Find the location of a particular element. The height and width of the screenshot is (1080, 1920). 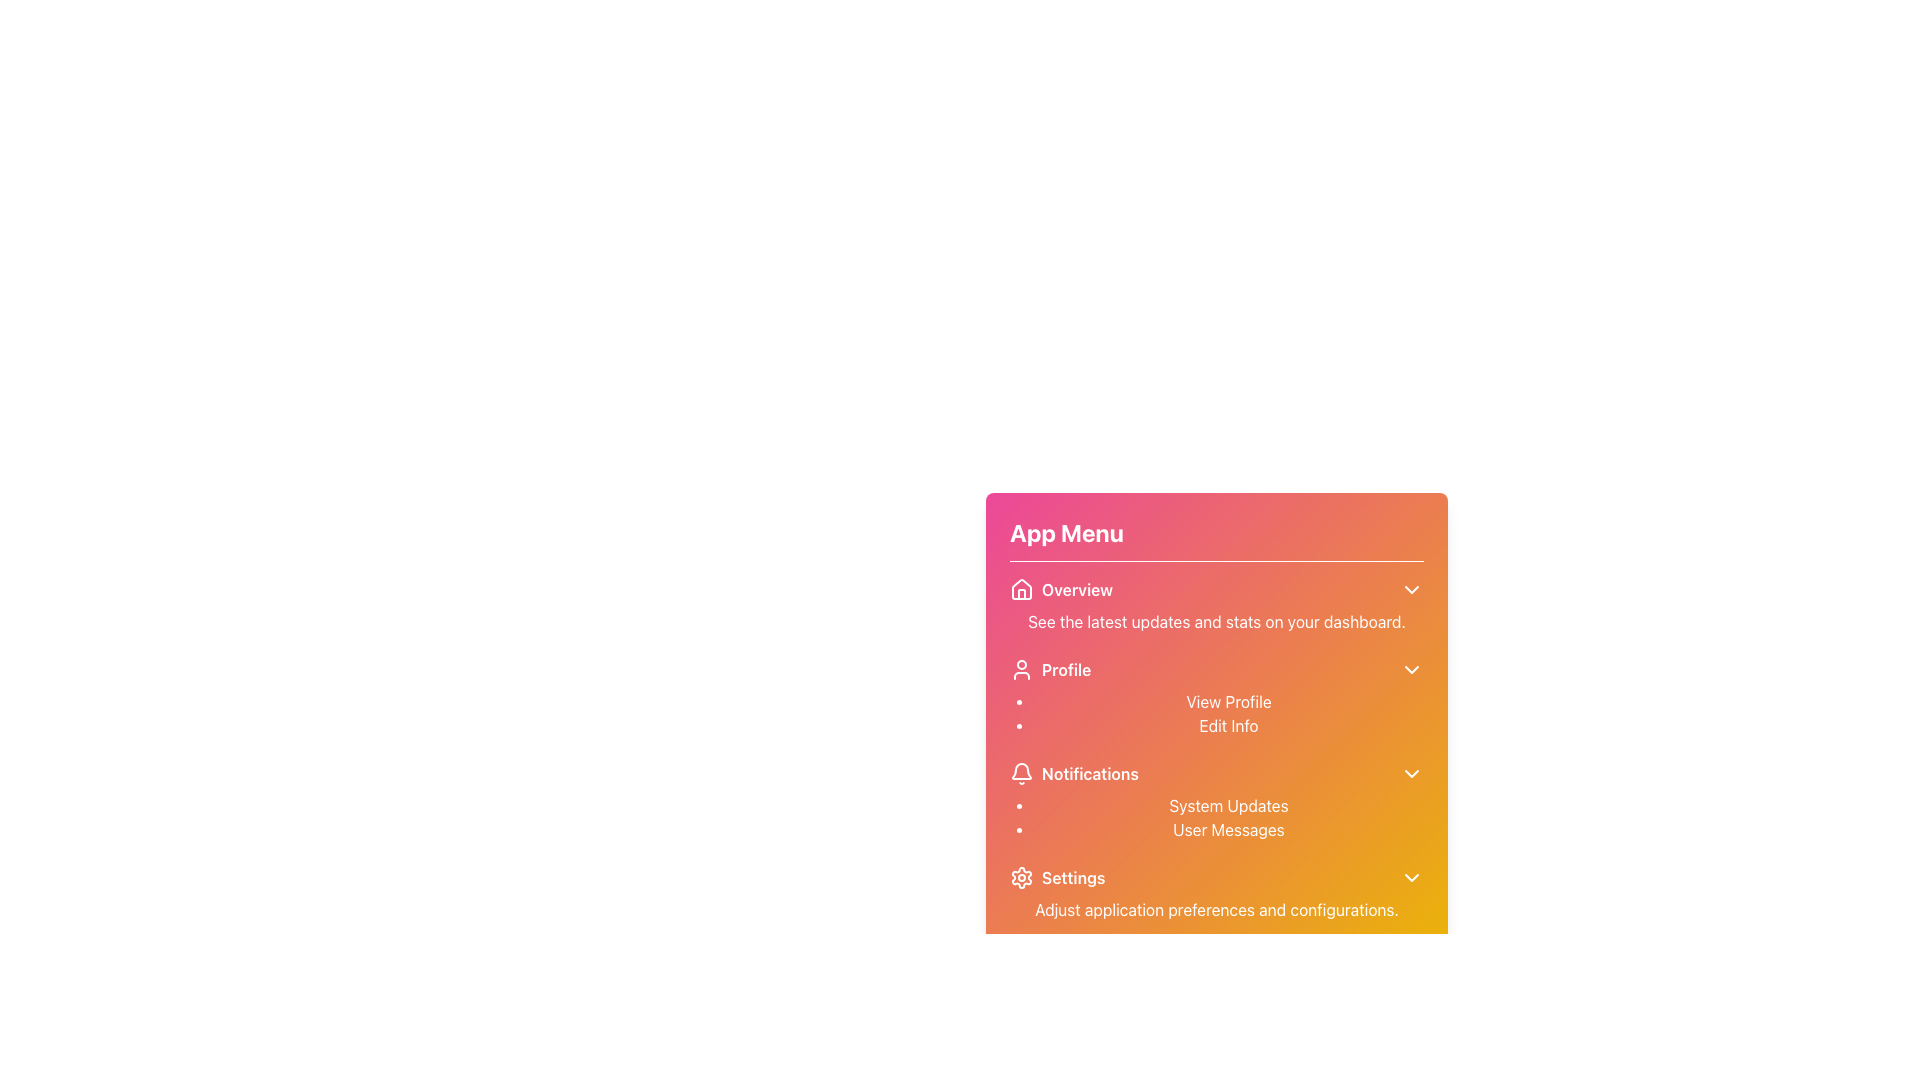

the first text item in the 'Profile' section of the menu is located at coordinates (1227, 701).